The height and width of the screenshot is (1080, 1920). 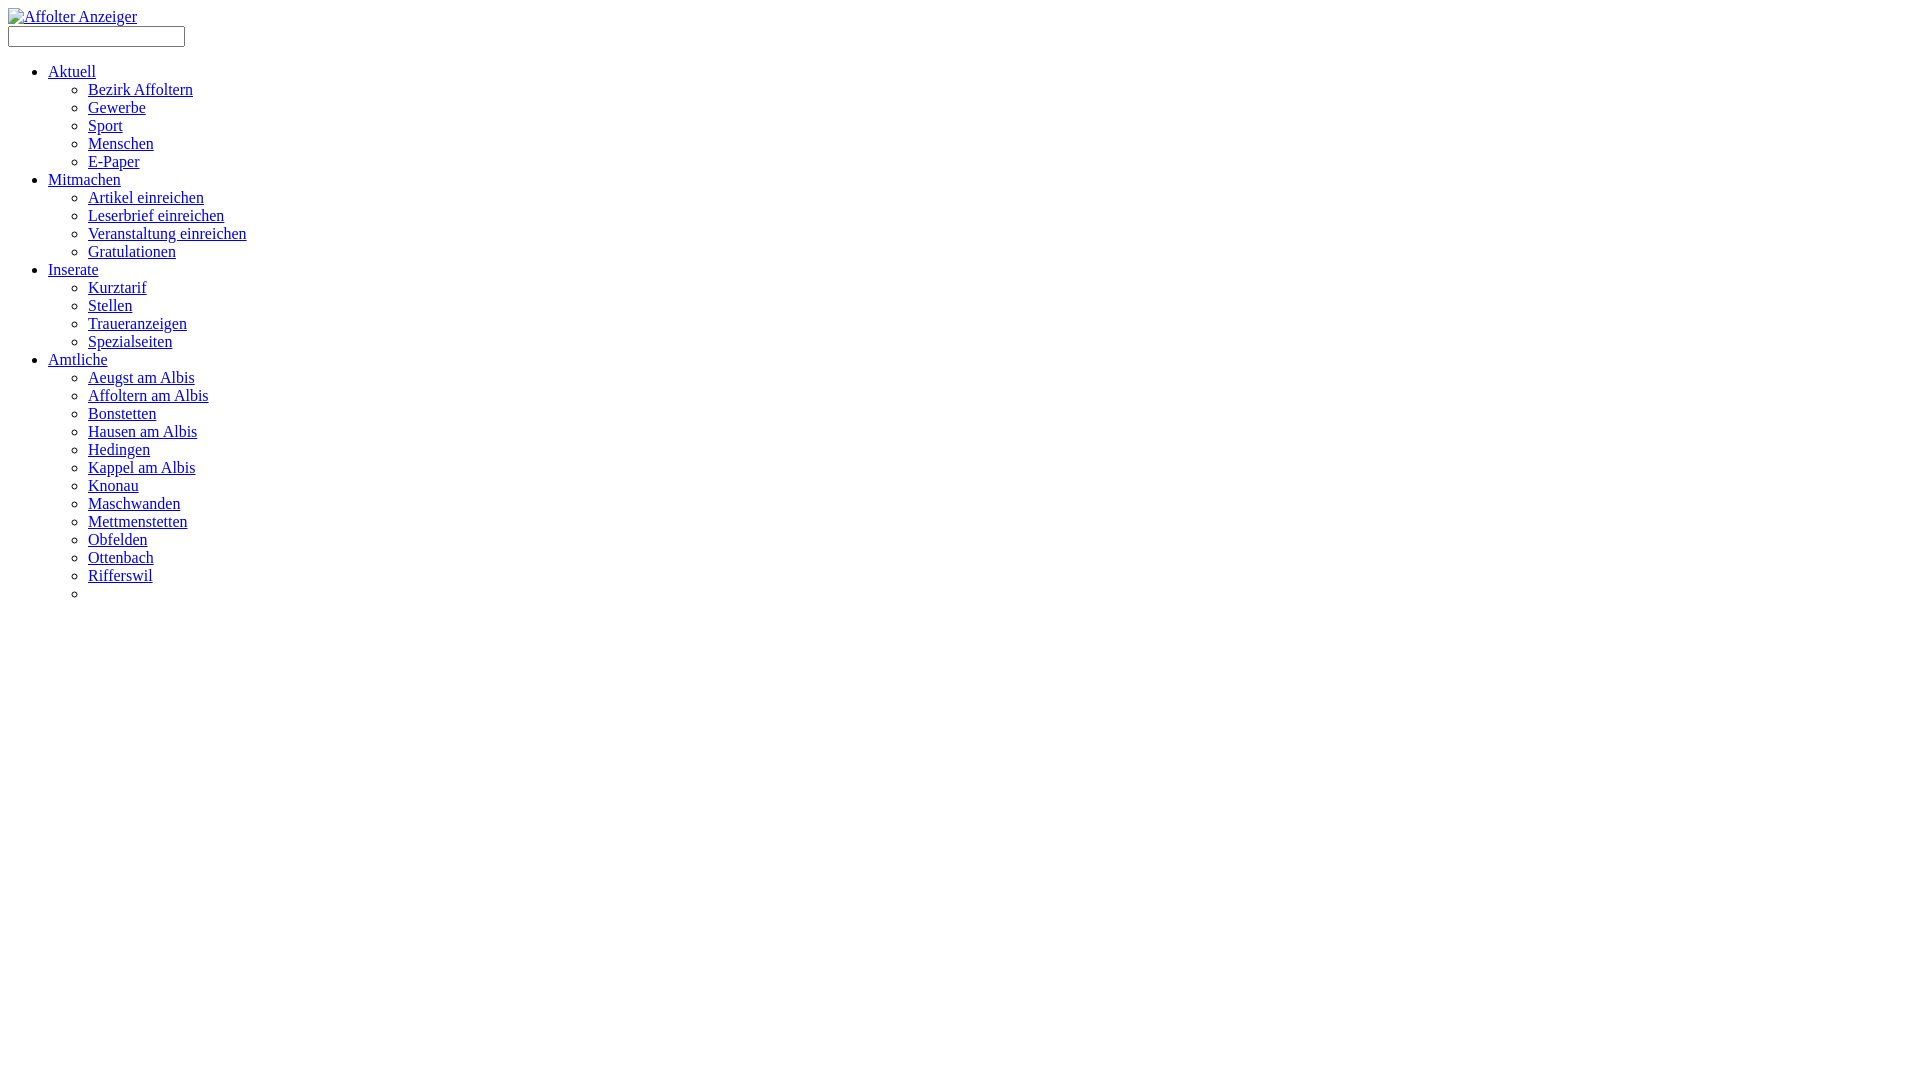 I want to click on 'Sport', so click(x=104, y=125).